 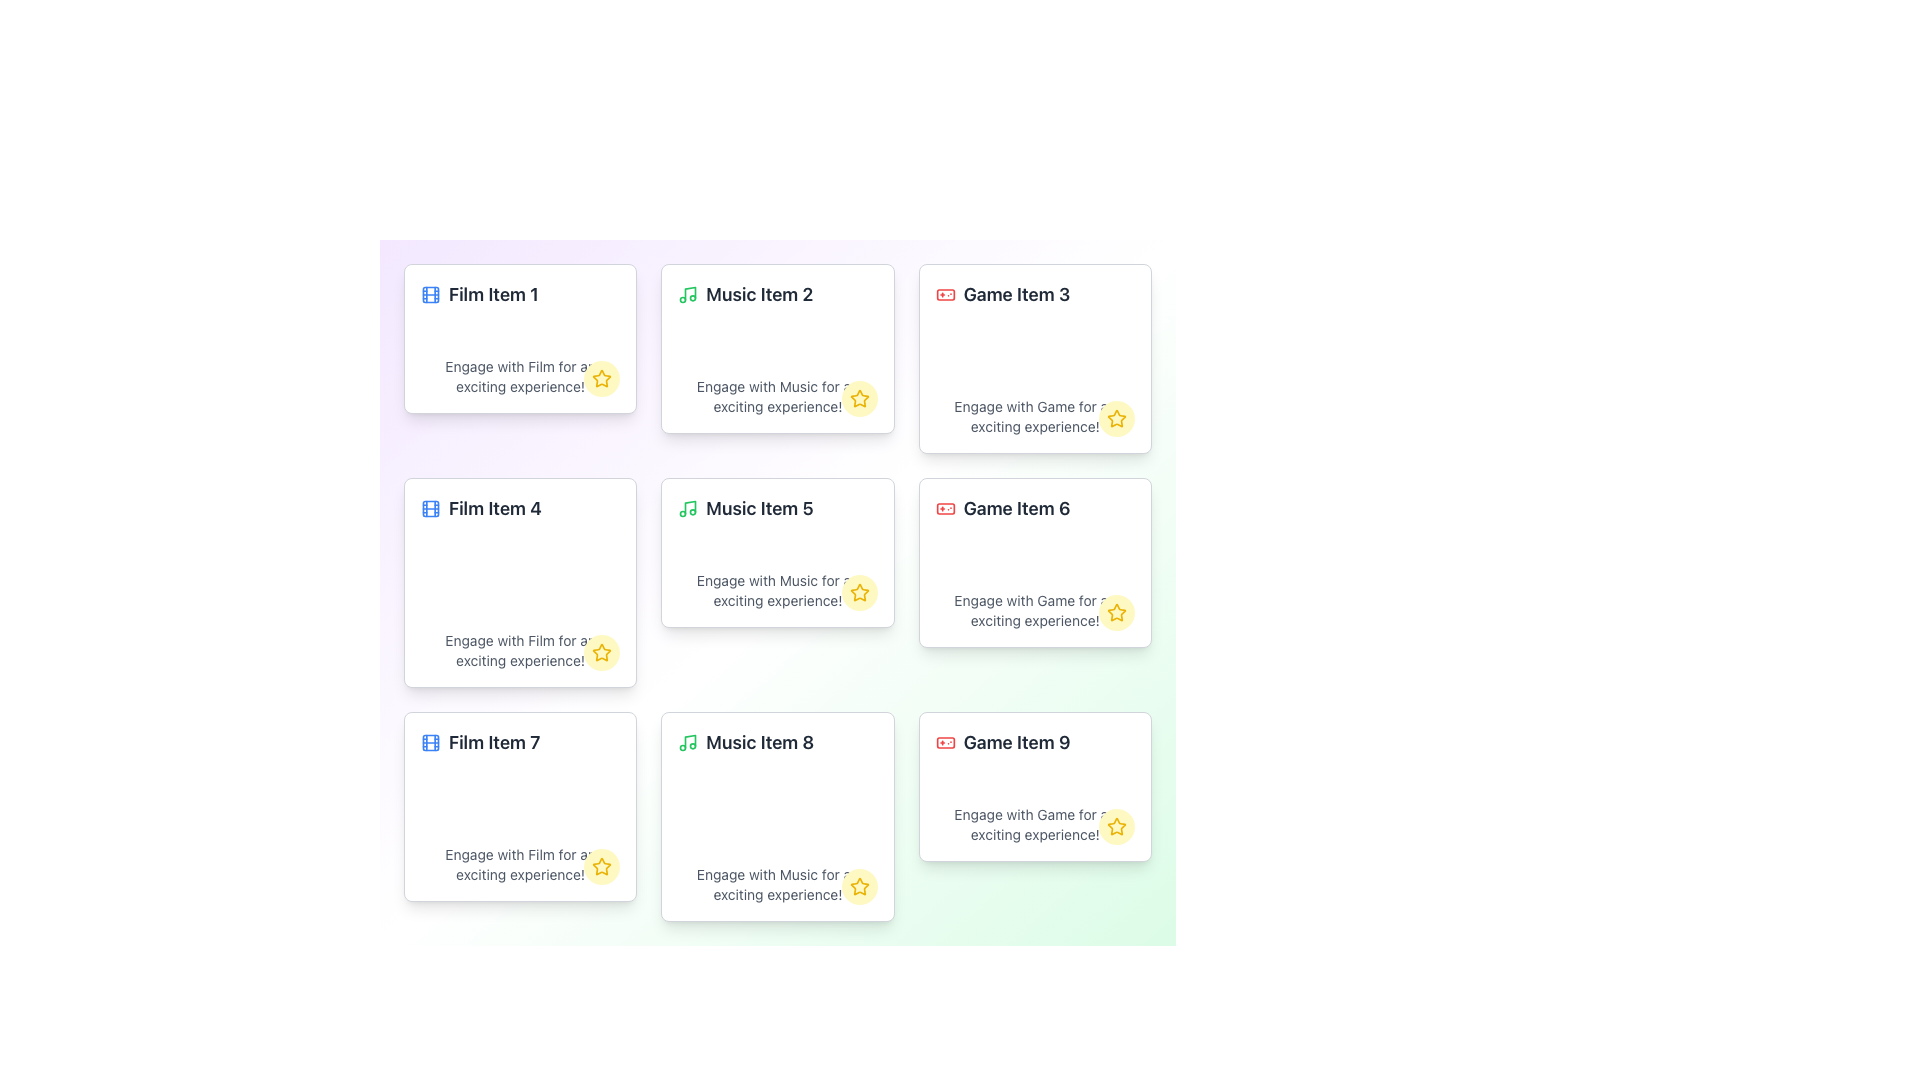 I want to click on the star icon located at the bottom-right corner of the 'Game Item 9' card, so click(x=859, y=885).